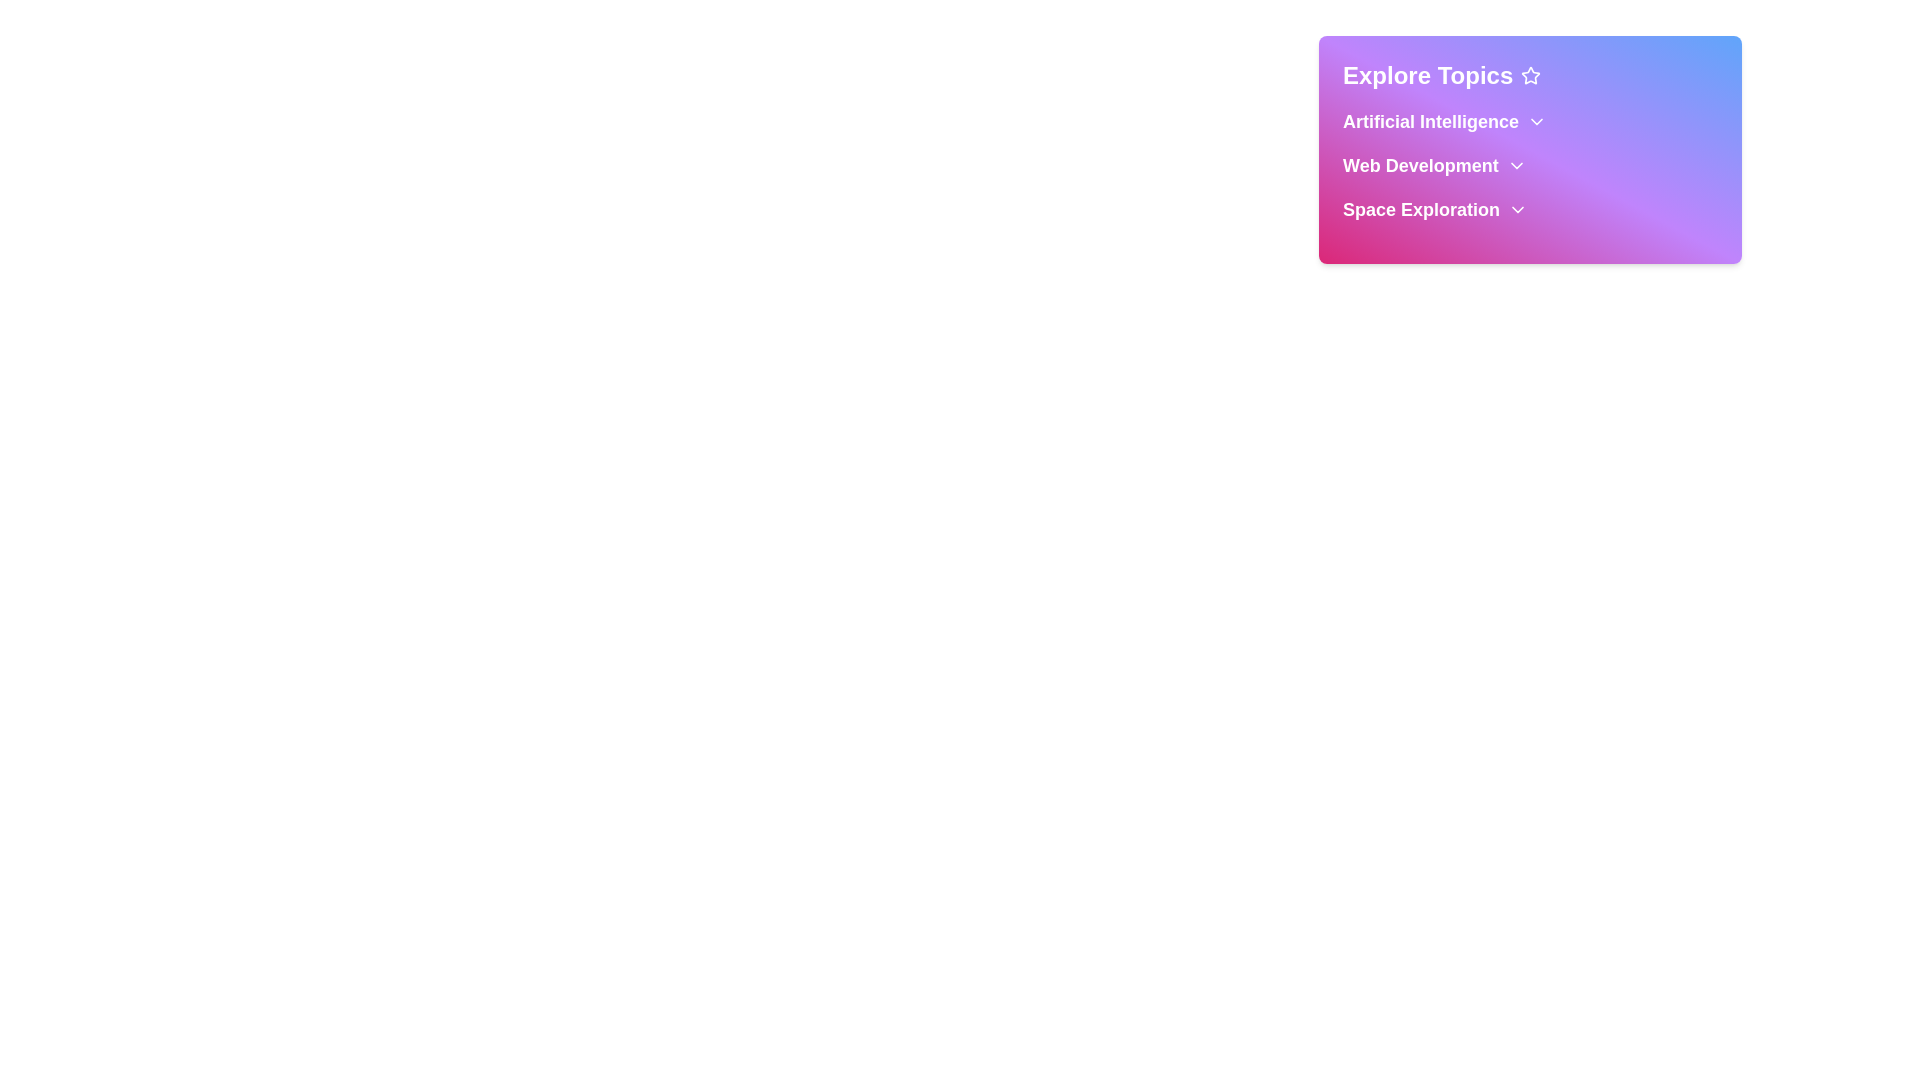 The image size is (1920, 1080). I want to click on the second item in the 'Explore Topics' dropdown list, which is related to 'Web Development', so click(1529, 164).